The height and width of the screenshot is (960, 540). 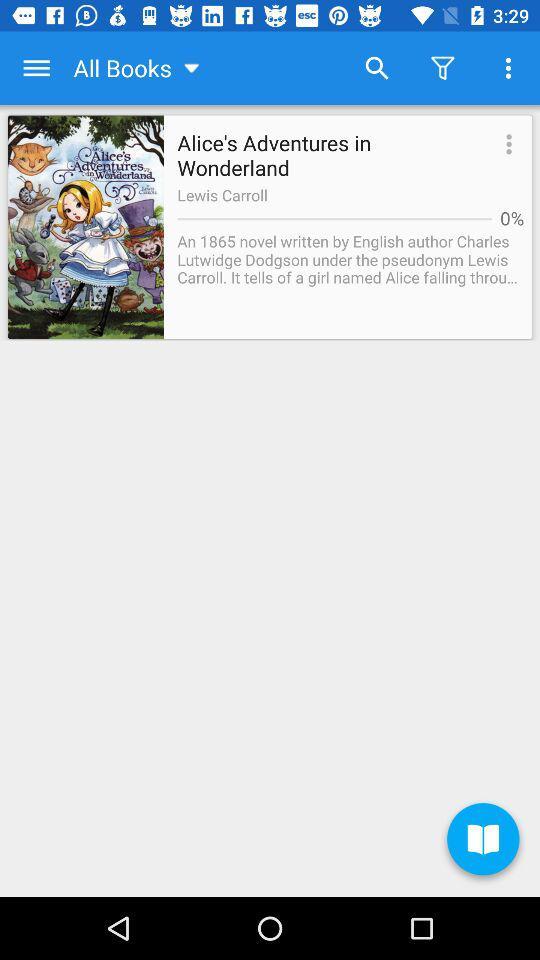 I want to click on item to the right of the all books, so click(x=377, y=68).